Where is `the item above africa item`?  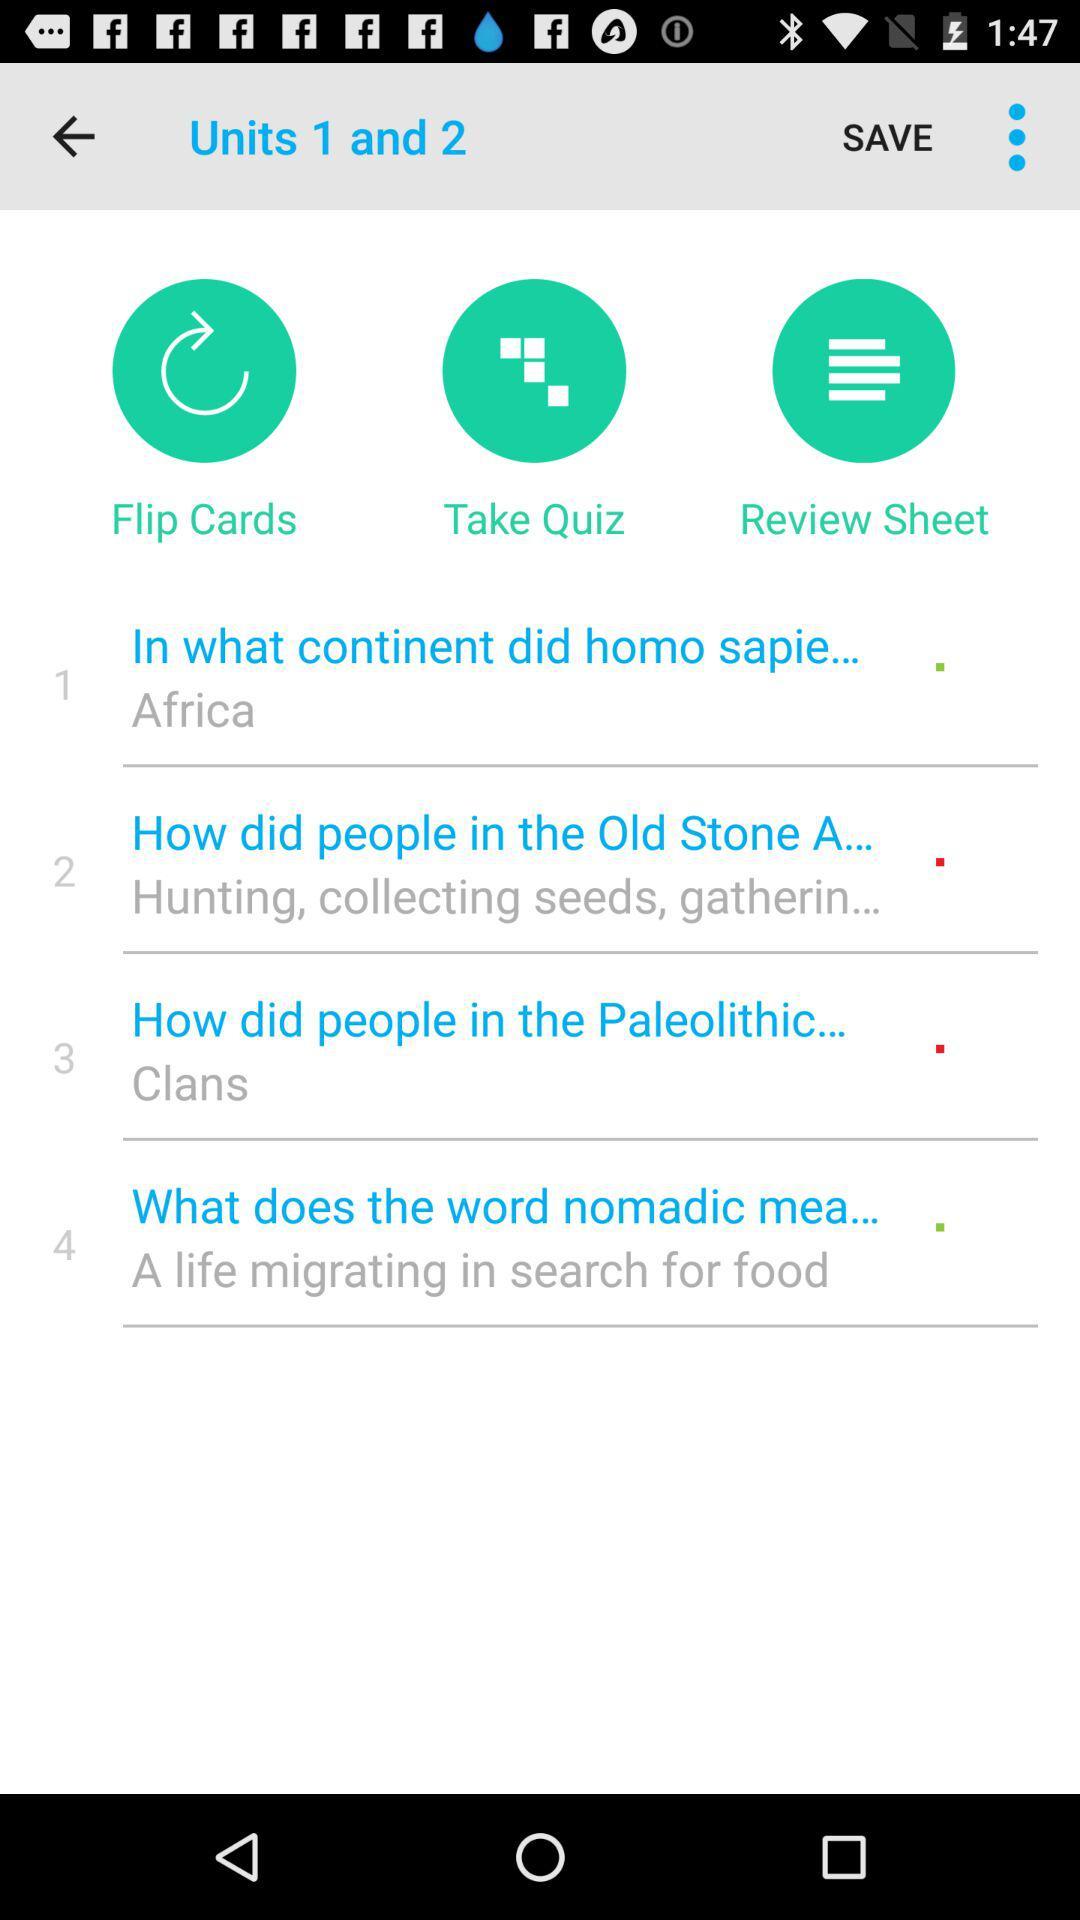 the item above africa item is located at coordinates (505, 644).